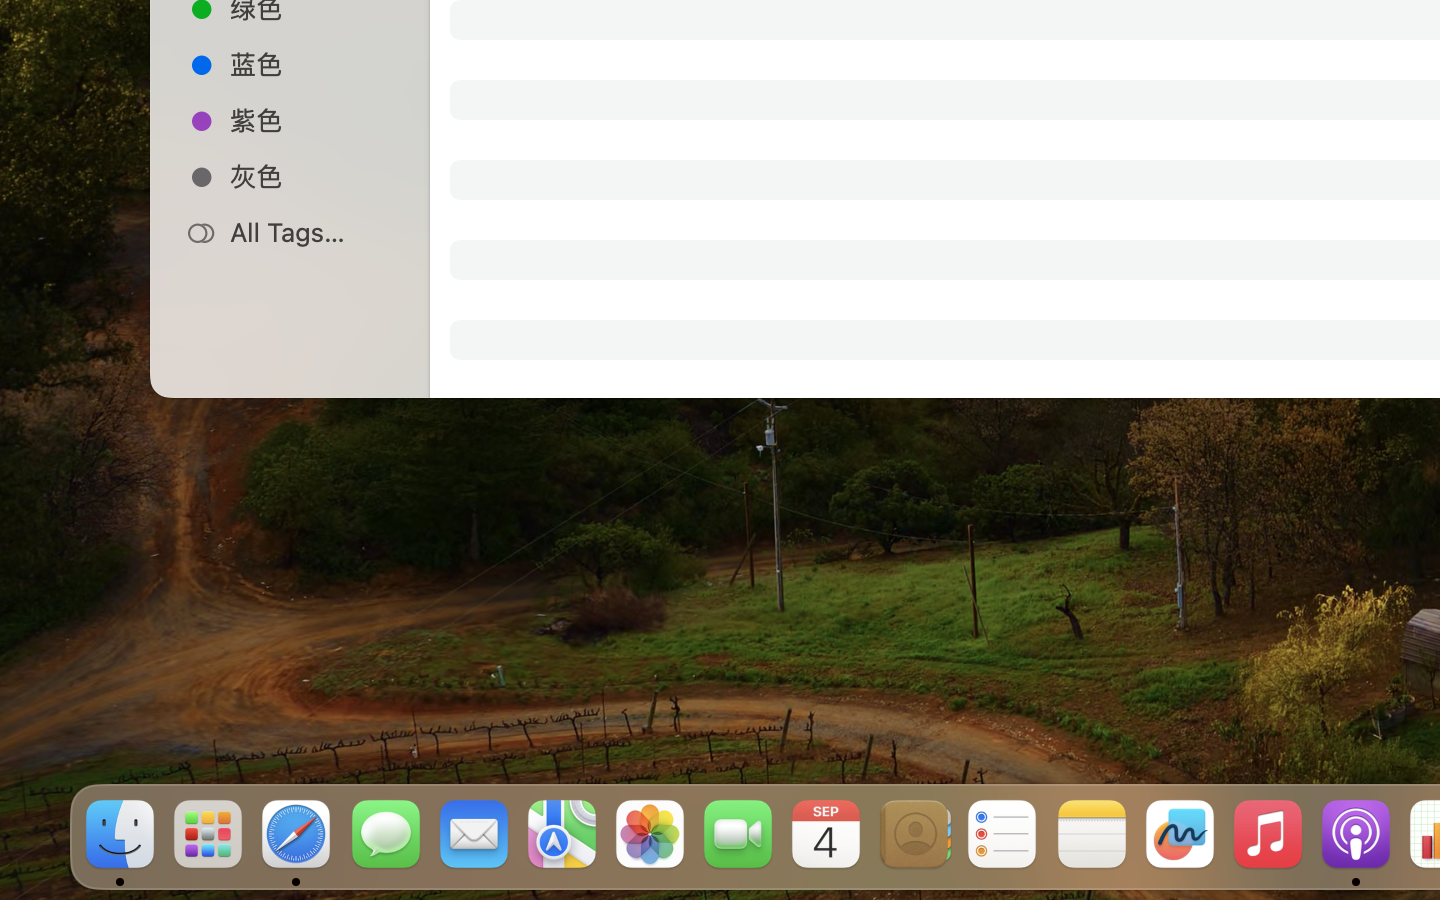  What do you see at coordinates (311, 62) in the screenshot?
I see `'蓝色'` at bounding box center [311, 62].